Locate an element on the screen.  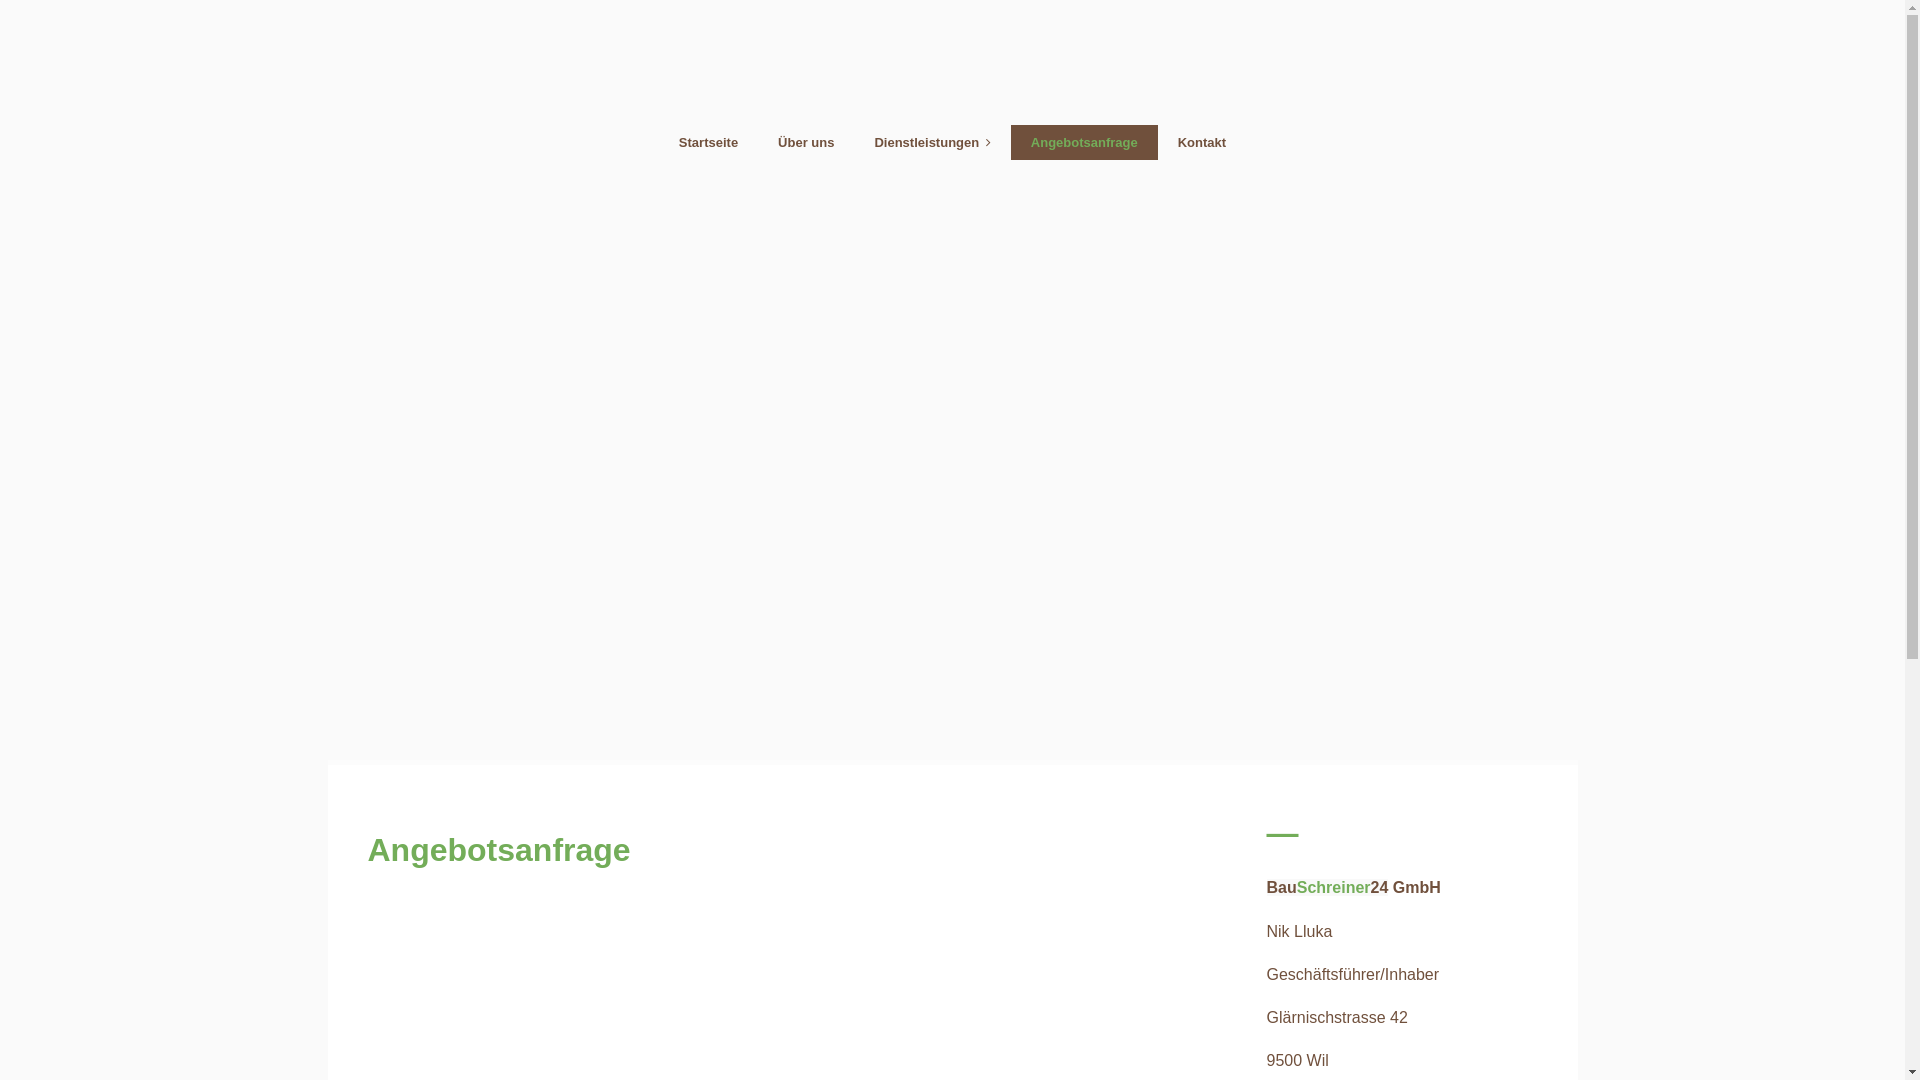
'Angebotsanfrage' is located at coordinates (1083, 141).